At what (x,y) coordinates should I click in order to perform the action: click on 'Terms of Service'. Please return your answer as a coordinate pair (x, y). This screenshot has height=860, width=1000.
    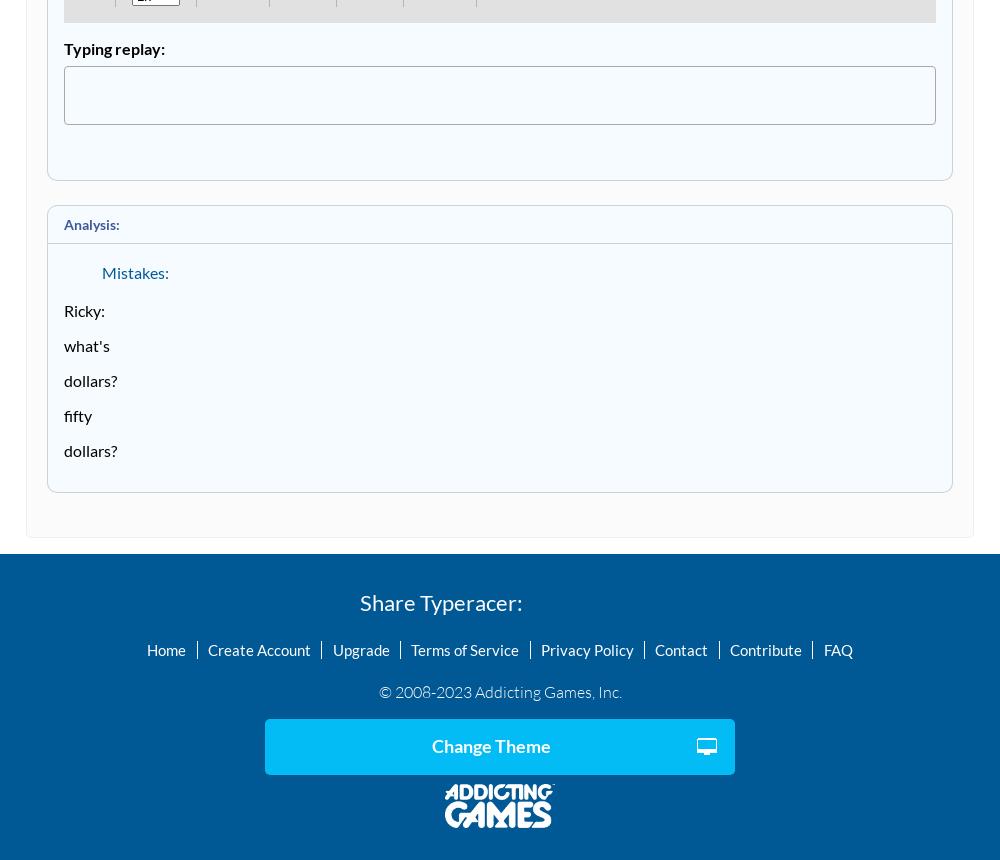
    Looking at the image, I should click on (464, 648).